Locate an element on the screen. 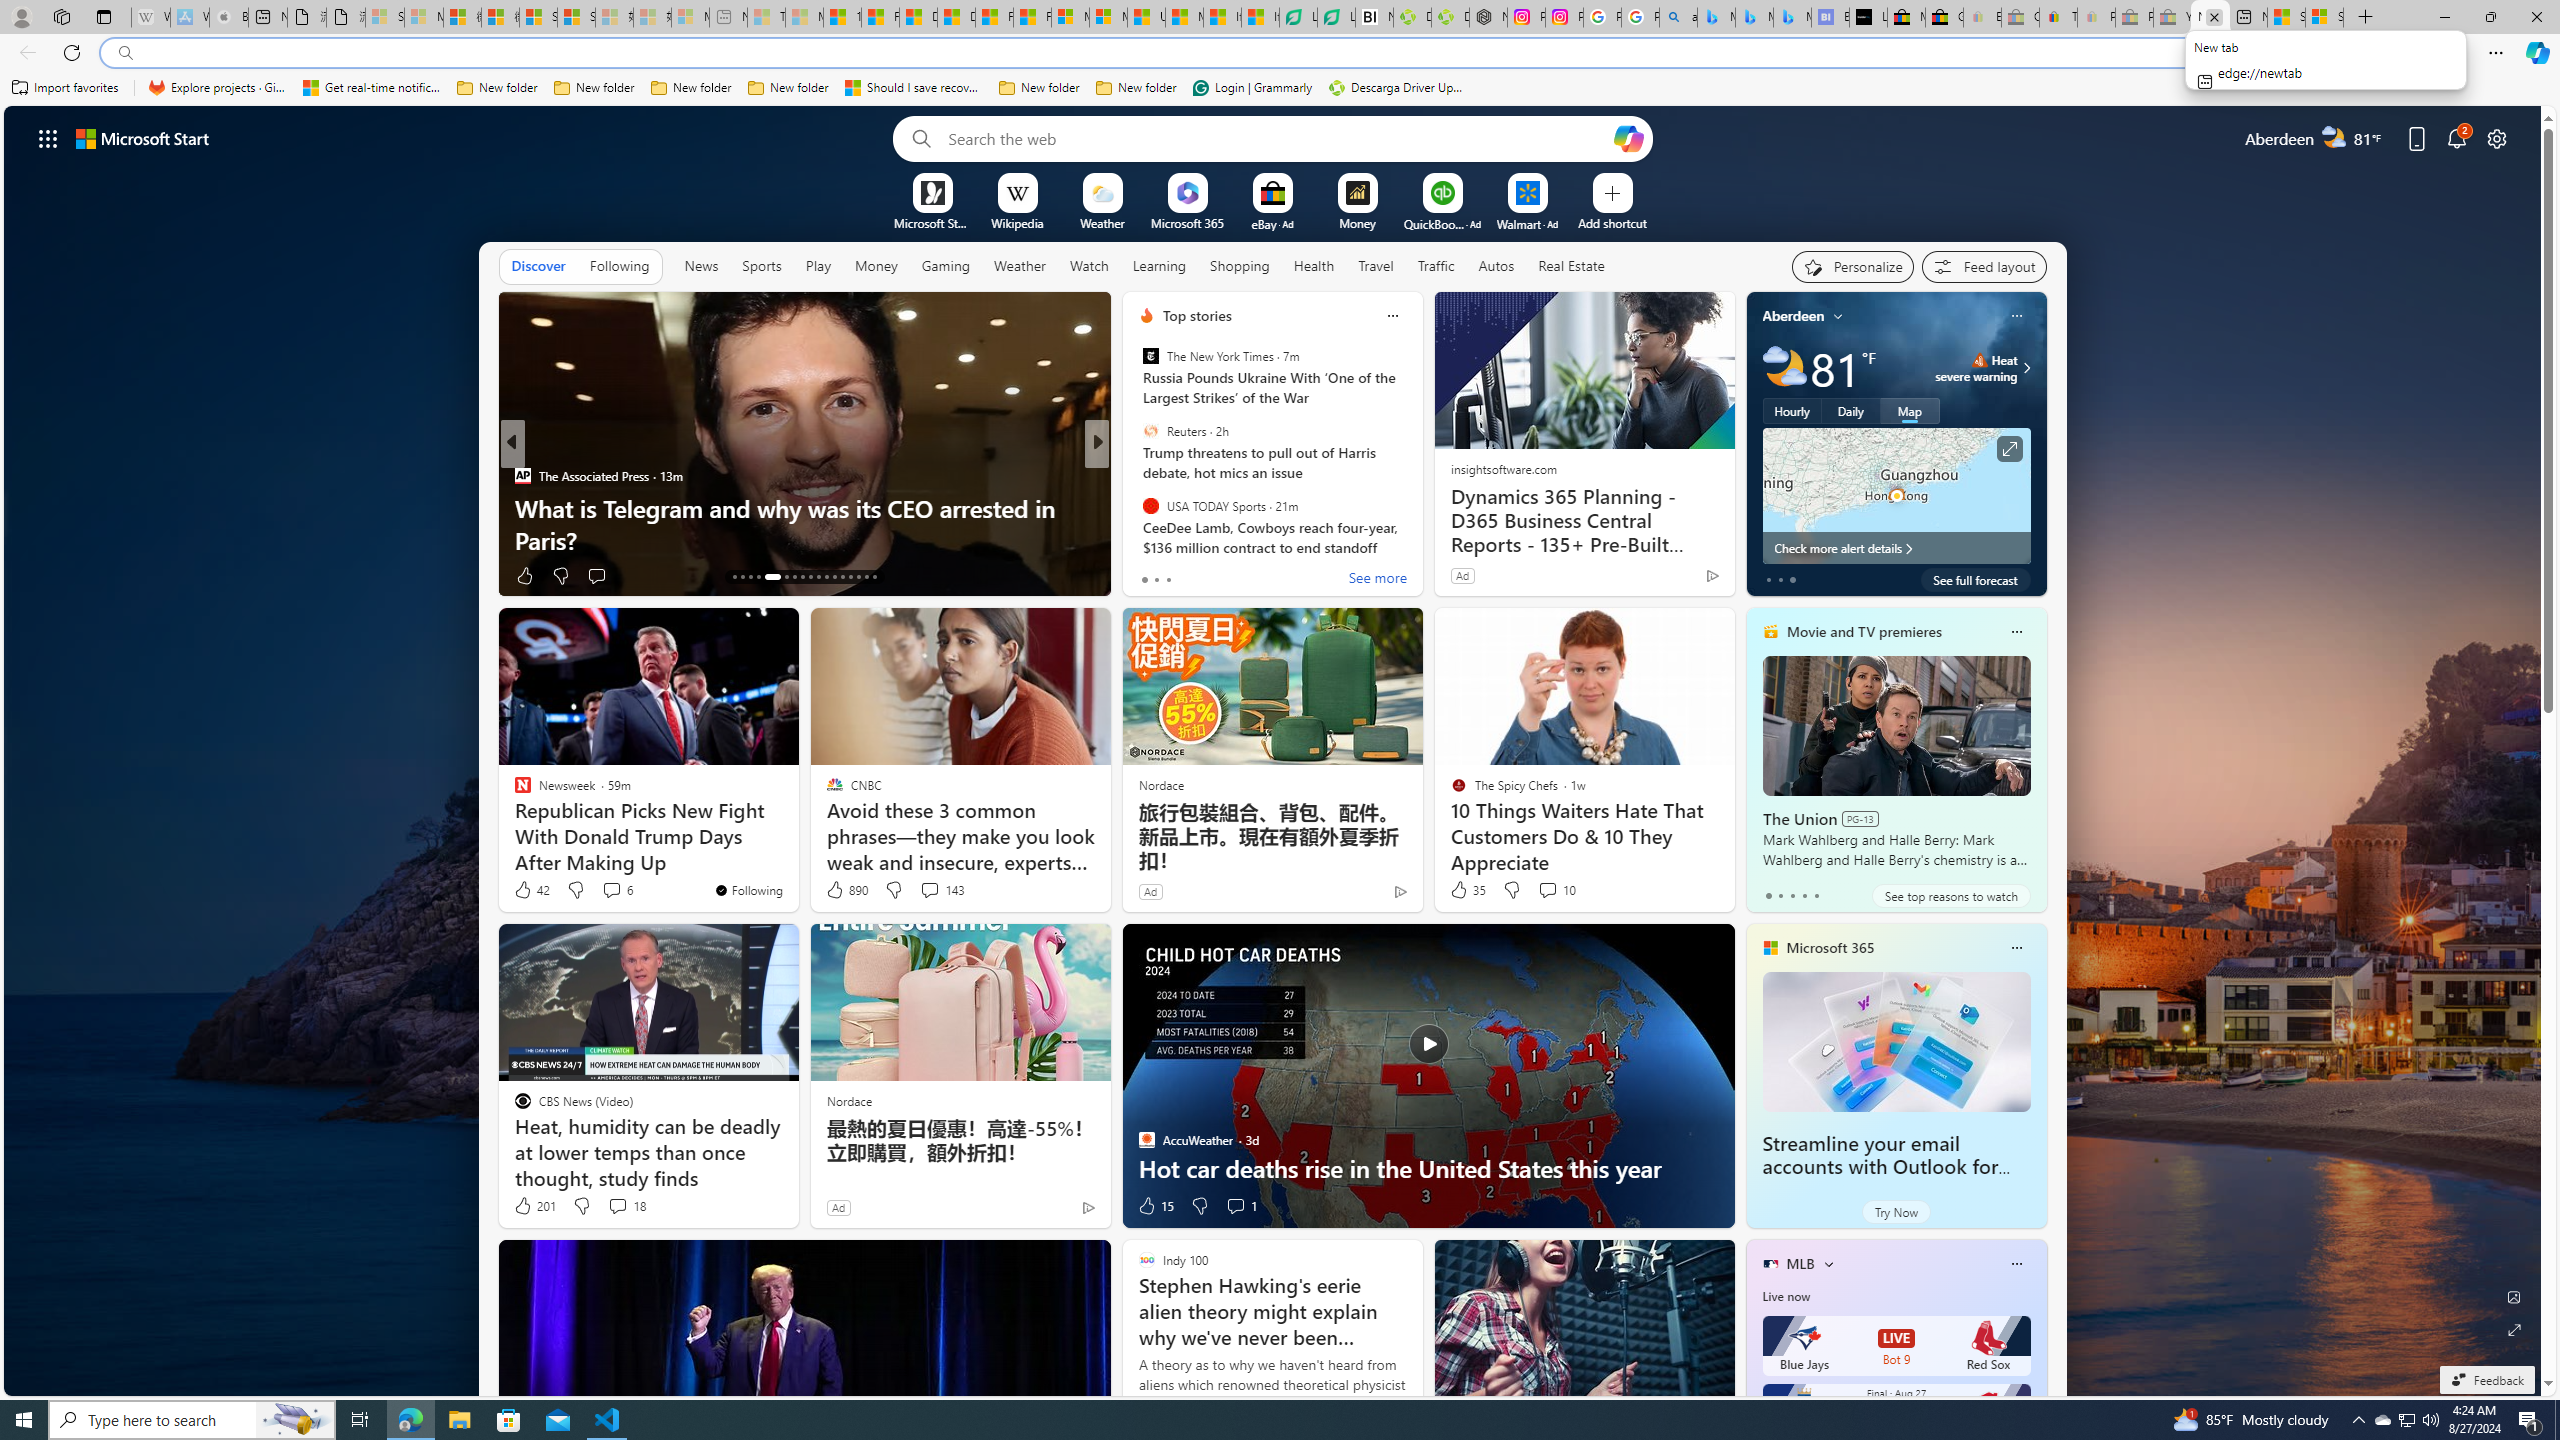 This screenshot has width=2560, height=1440. '42 Like' is located at coordinates (530, 888).